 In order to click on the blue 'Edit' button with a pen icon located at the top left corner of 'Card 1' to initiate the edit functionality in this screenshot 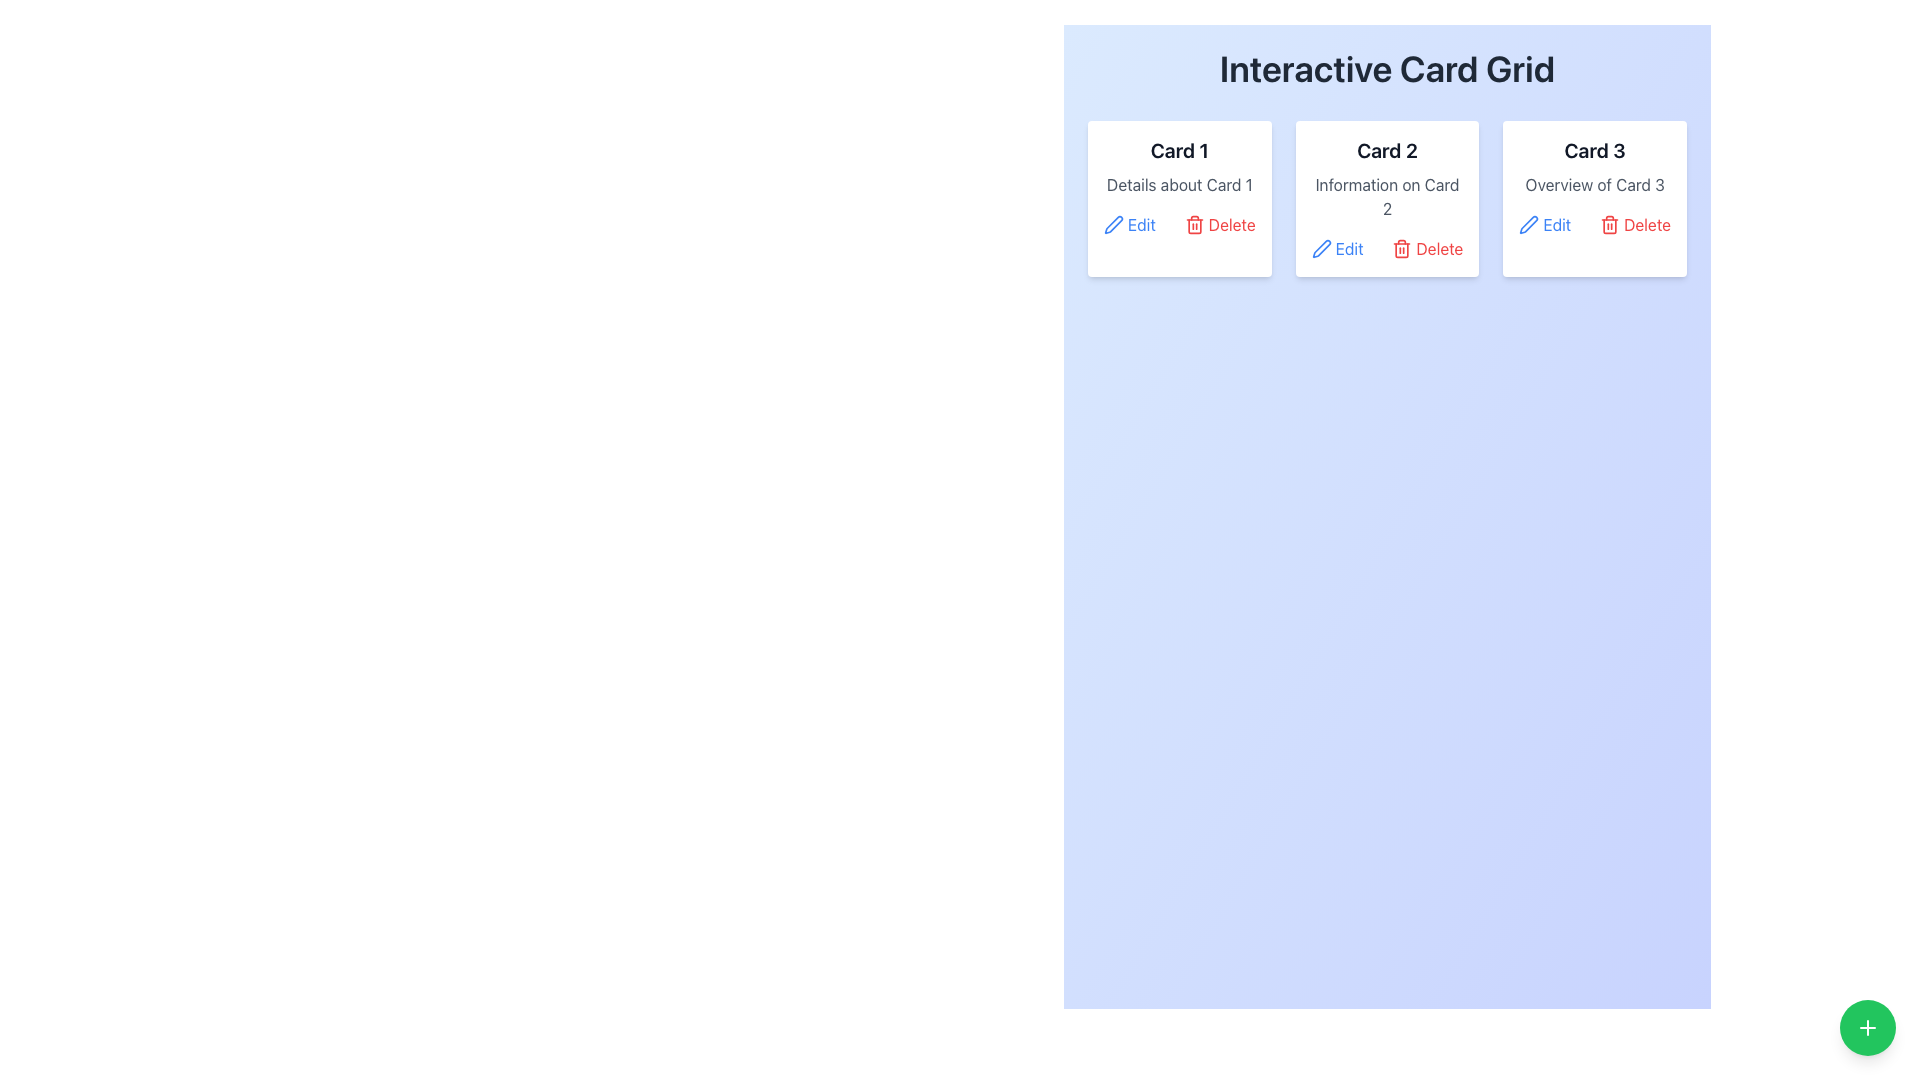, I will do `click(1129, 224)`.